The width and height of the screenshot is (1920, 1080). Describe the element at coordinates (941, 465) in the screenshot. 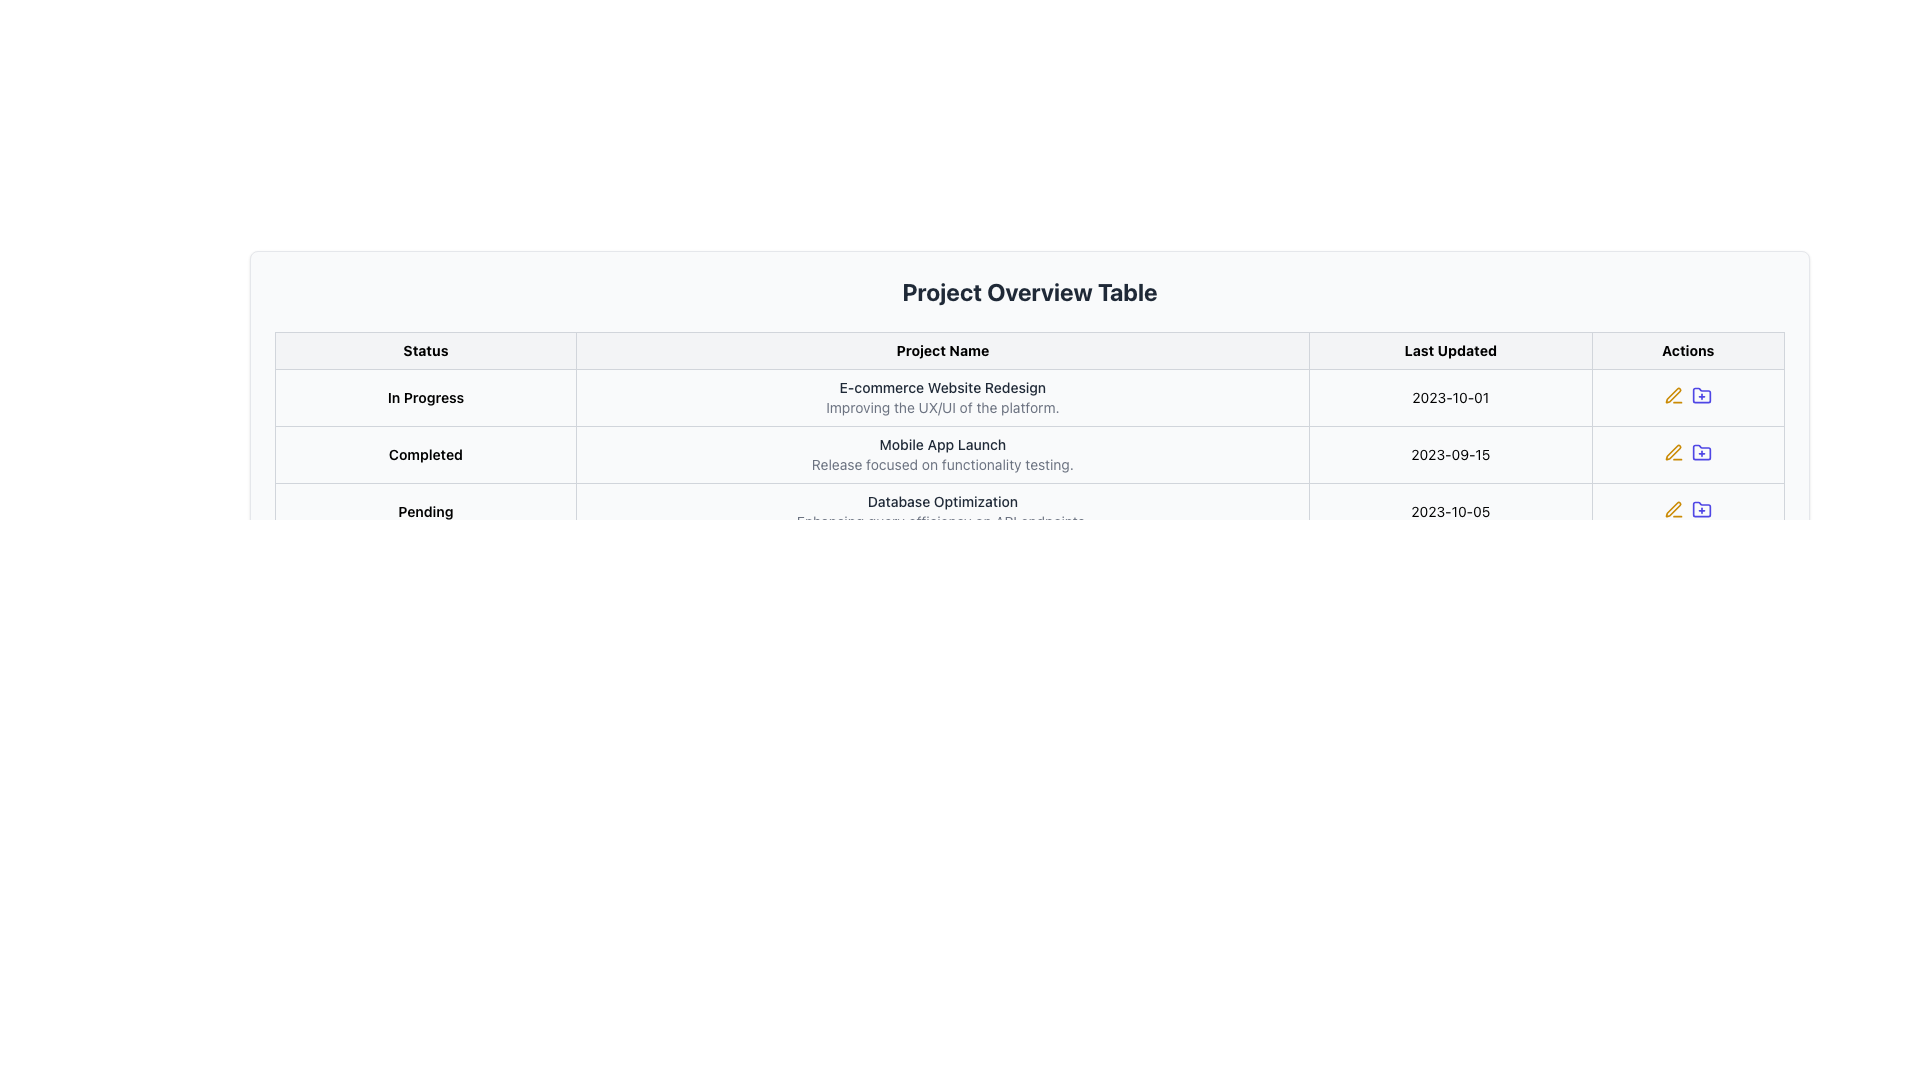

I see `the text label providing information about the project entry 'Mobile App Launch' in the 'Project Overview Table', which specifies that it focuses on functionality testing` at that location.